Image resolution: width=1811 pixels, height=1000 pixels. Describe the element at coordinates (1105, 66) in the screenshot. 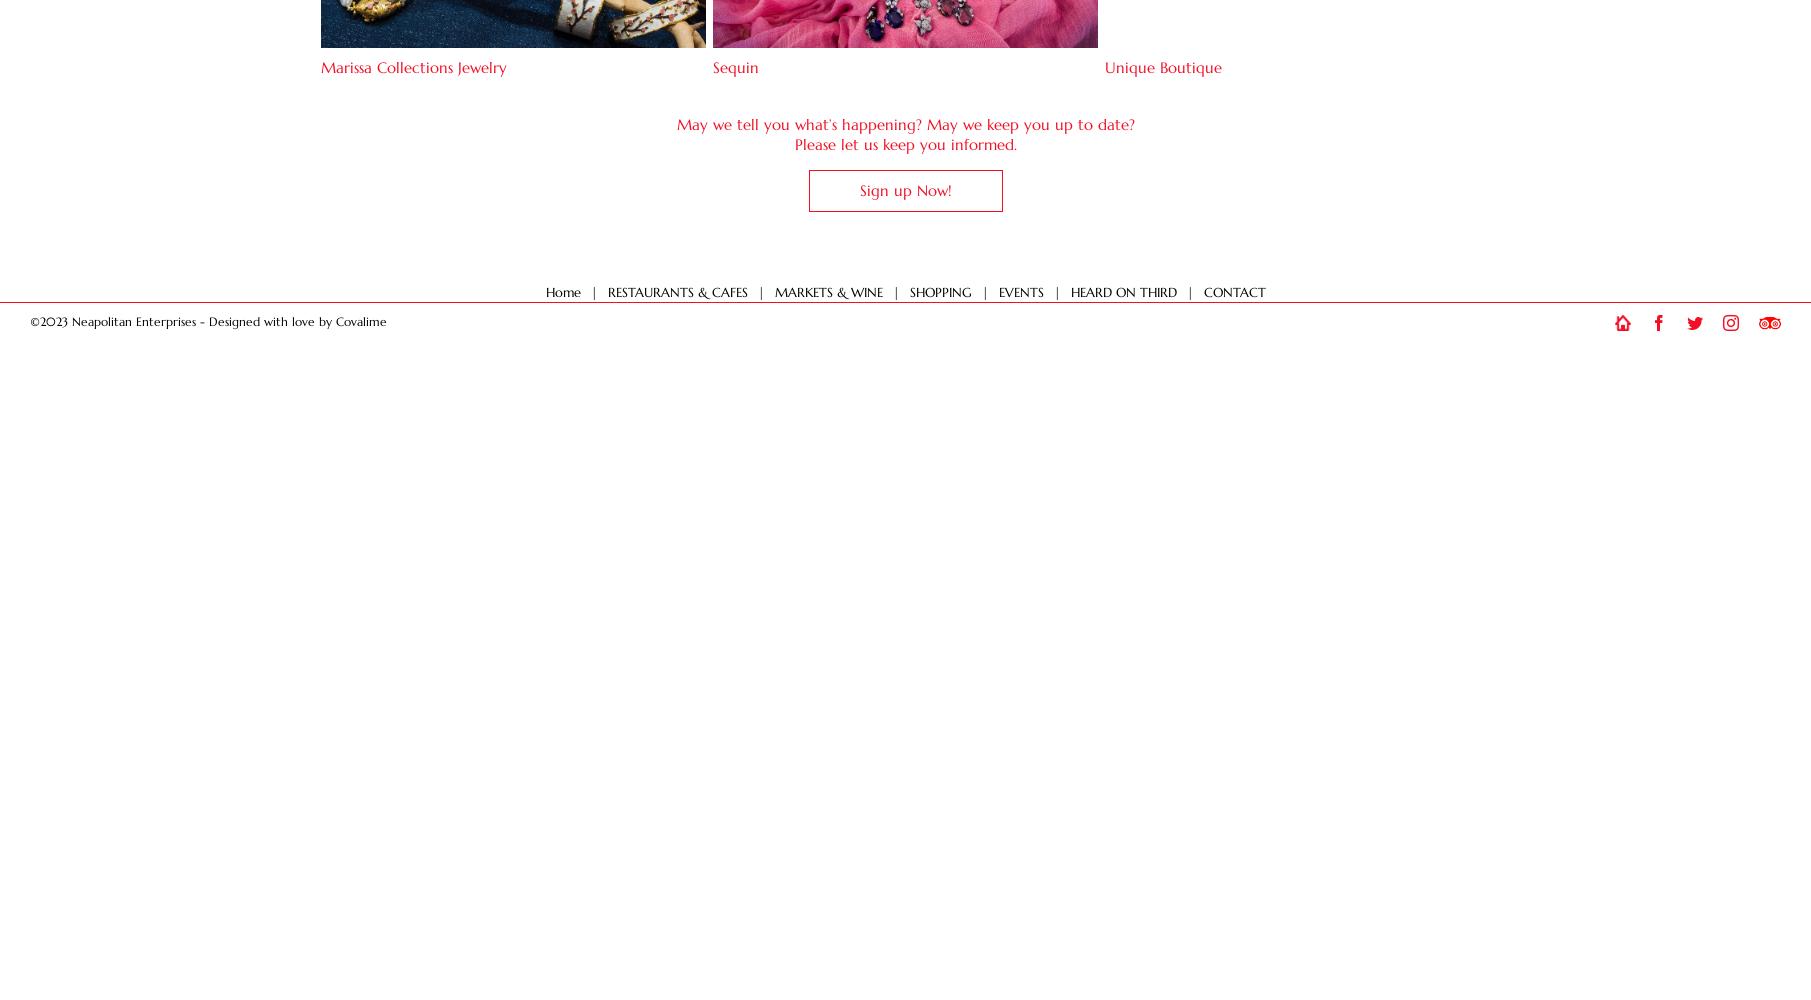

I see `'Unique Boutique'` at that location.